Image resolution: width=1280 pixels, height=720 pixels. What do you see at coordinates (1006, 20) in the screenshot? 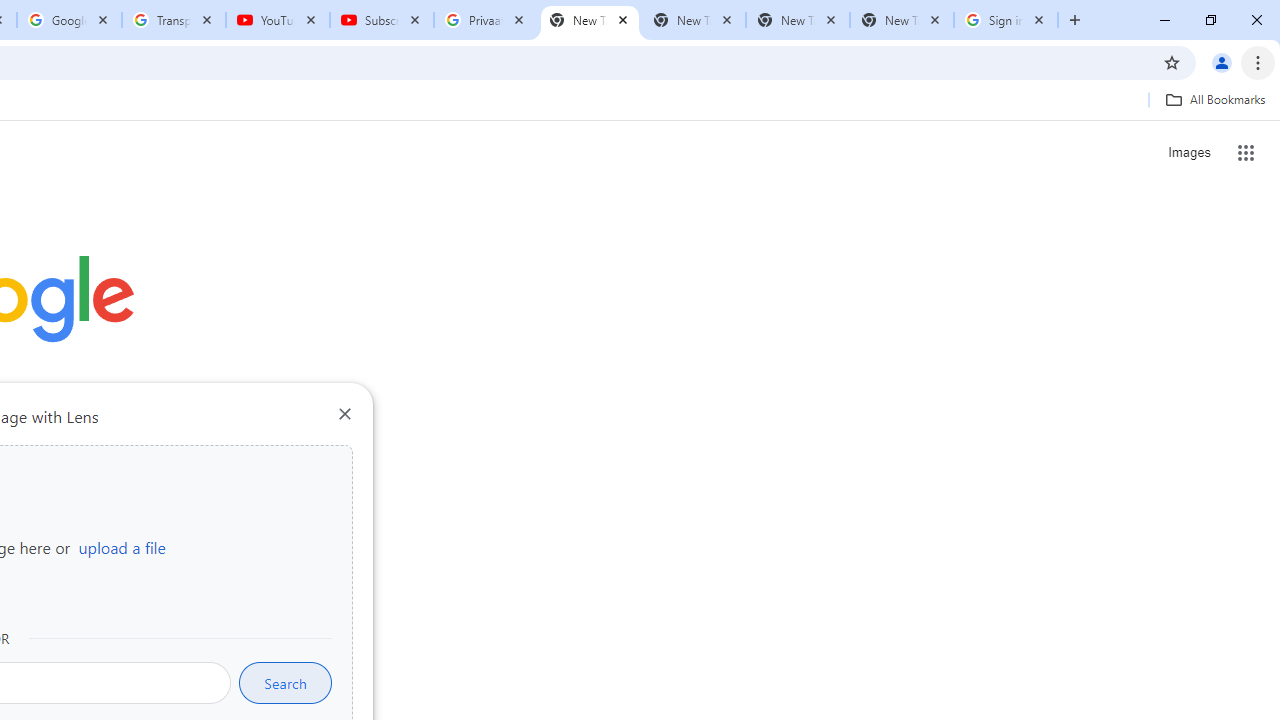
I see `'Sign in - Google Accounts'` at bounding box center [1006, 20].